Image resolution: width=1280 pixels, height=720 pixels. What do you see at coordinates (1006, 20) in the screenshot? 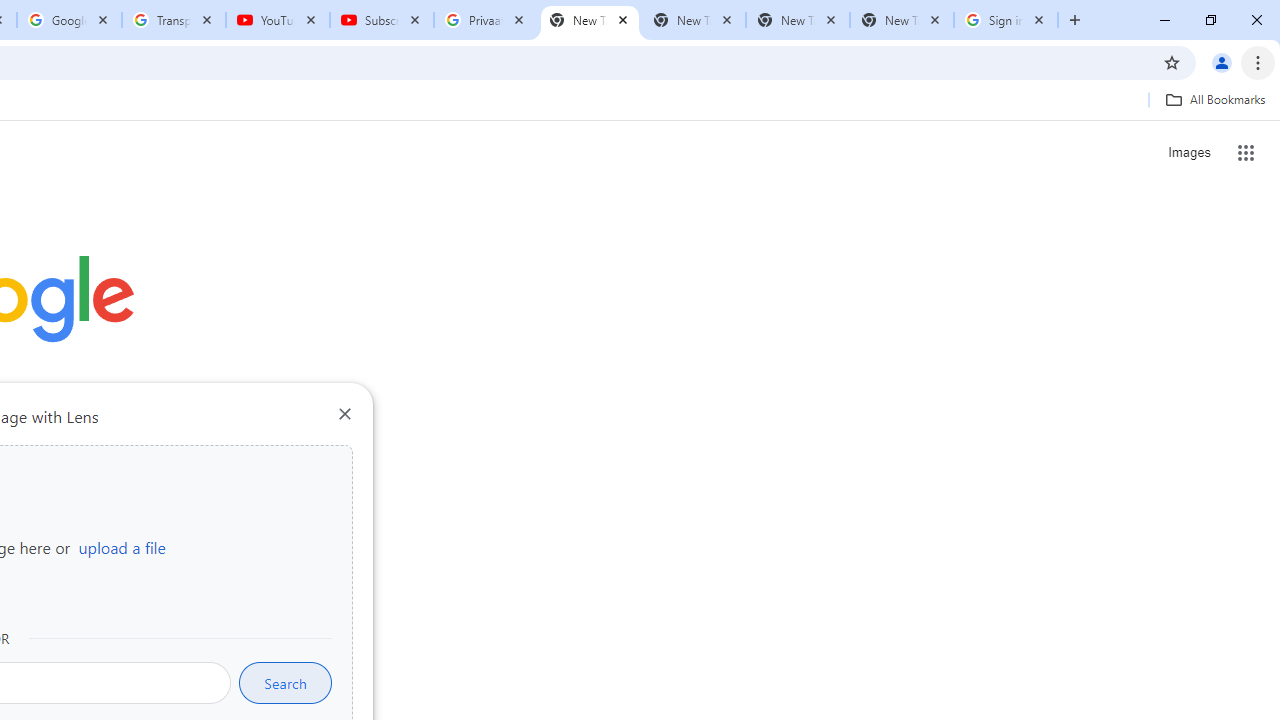
I see `'Sign in - Google Accounts'` at bounding box center [1006, 20].